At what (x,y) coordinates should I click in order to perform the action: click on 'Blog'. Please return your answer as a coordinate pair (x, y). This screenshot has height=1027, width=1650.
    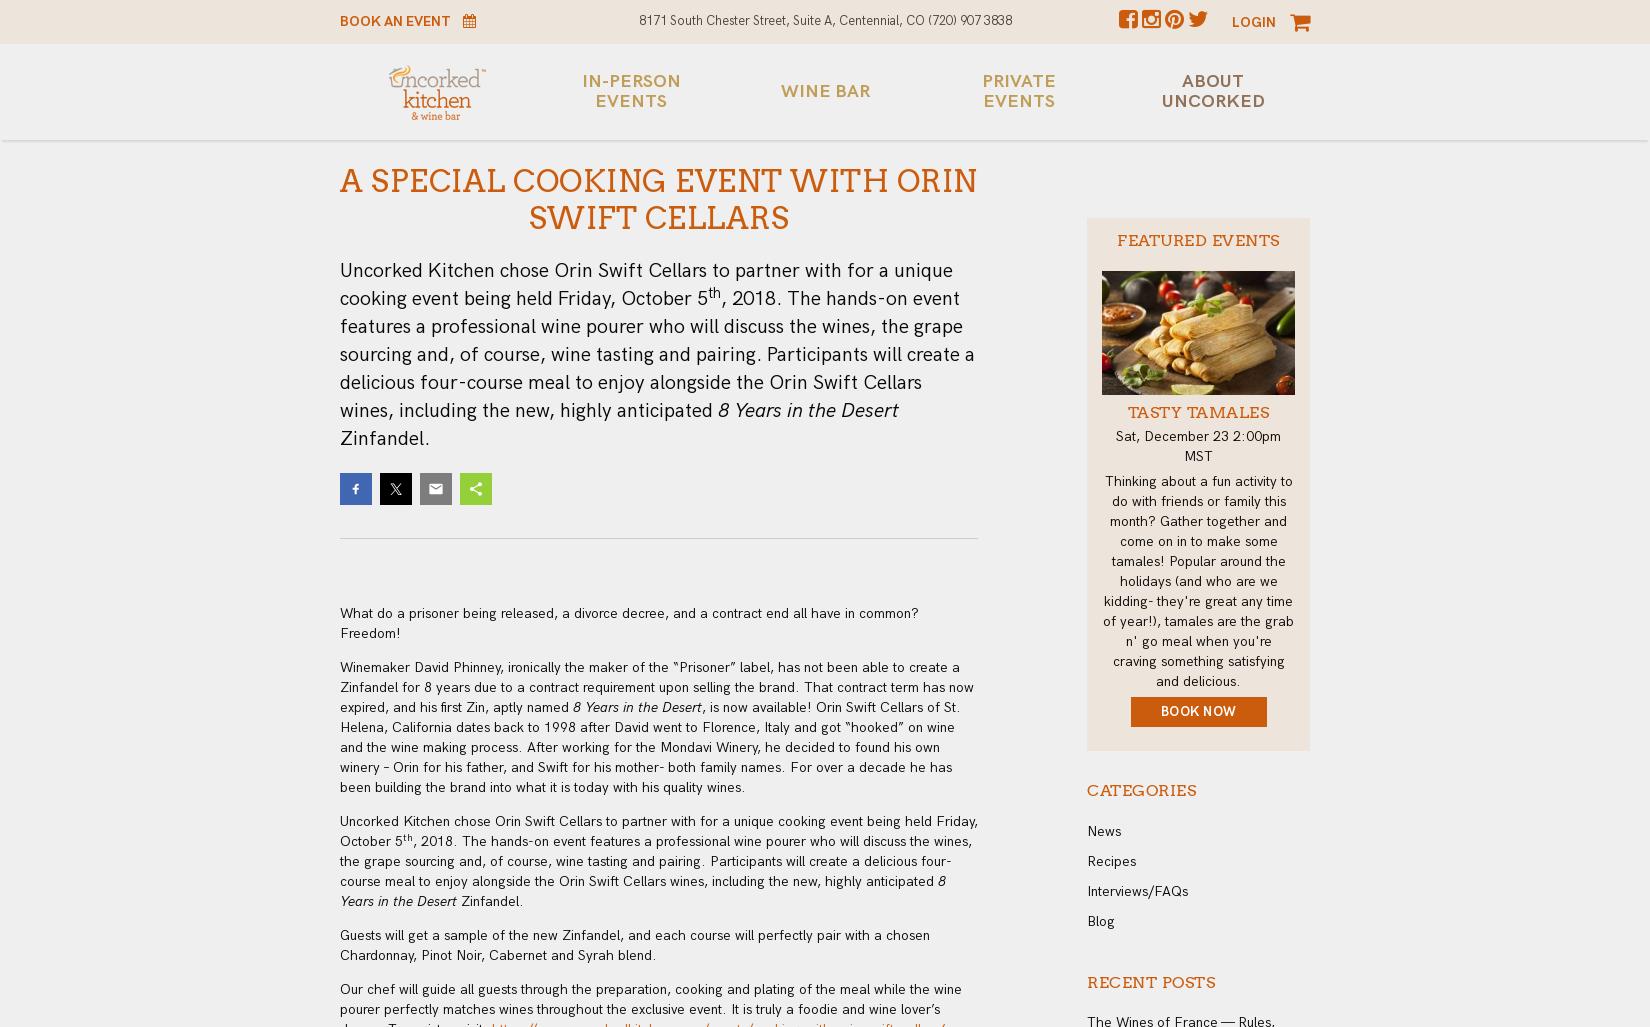
    Looking at the image, I should click on (1101, 920).